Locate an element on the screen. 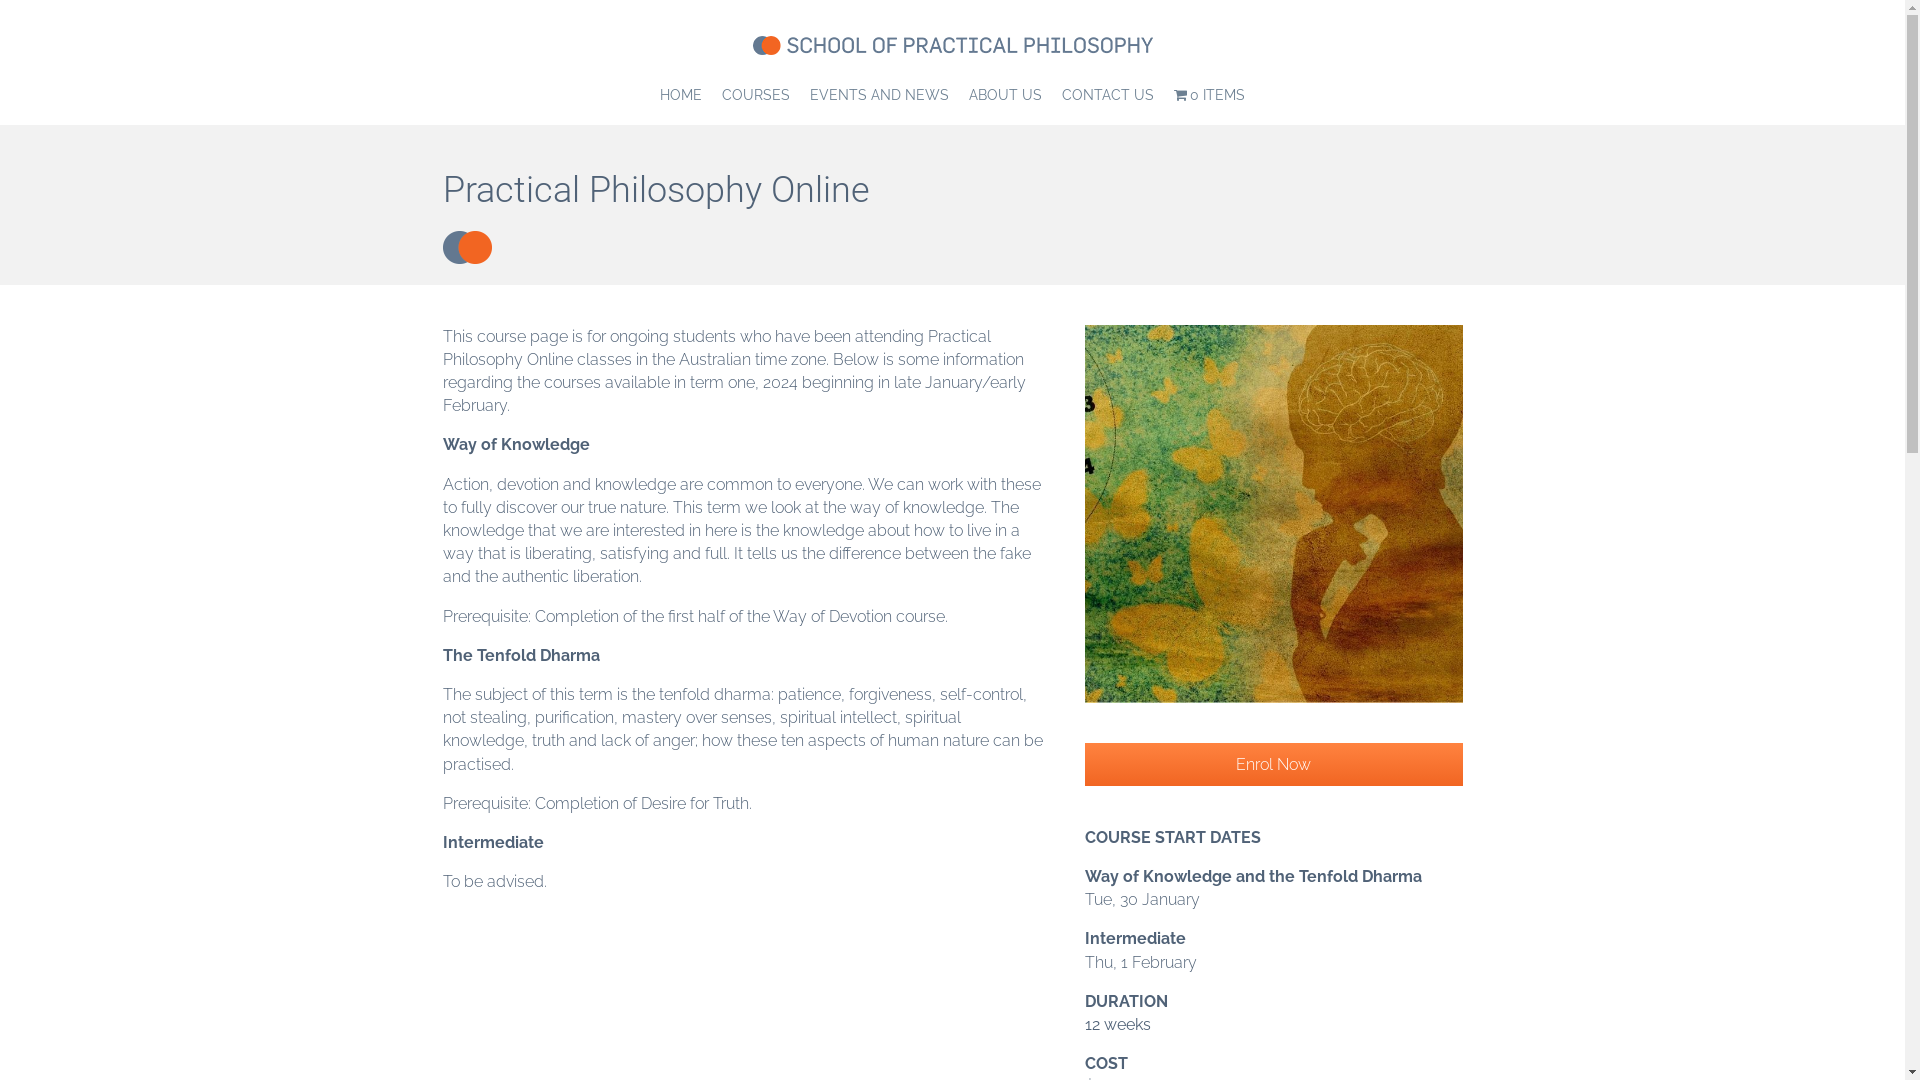 This screenshot has height=1080, width=1920. 'COURSES' is located at coordinates (755, 95).